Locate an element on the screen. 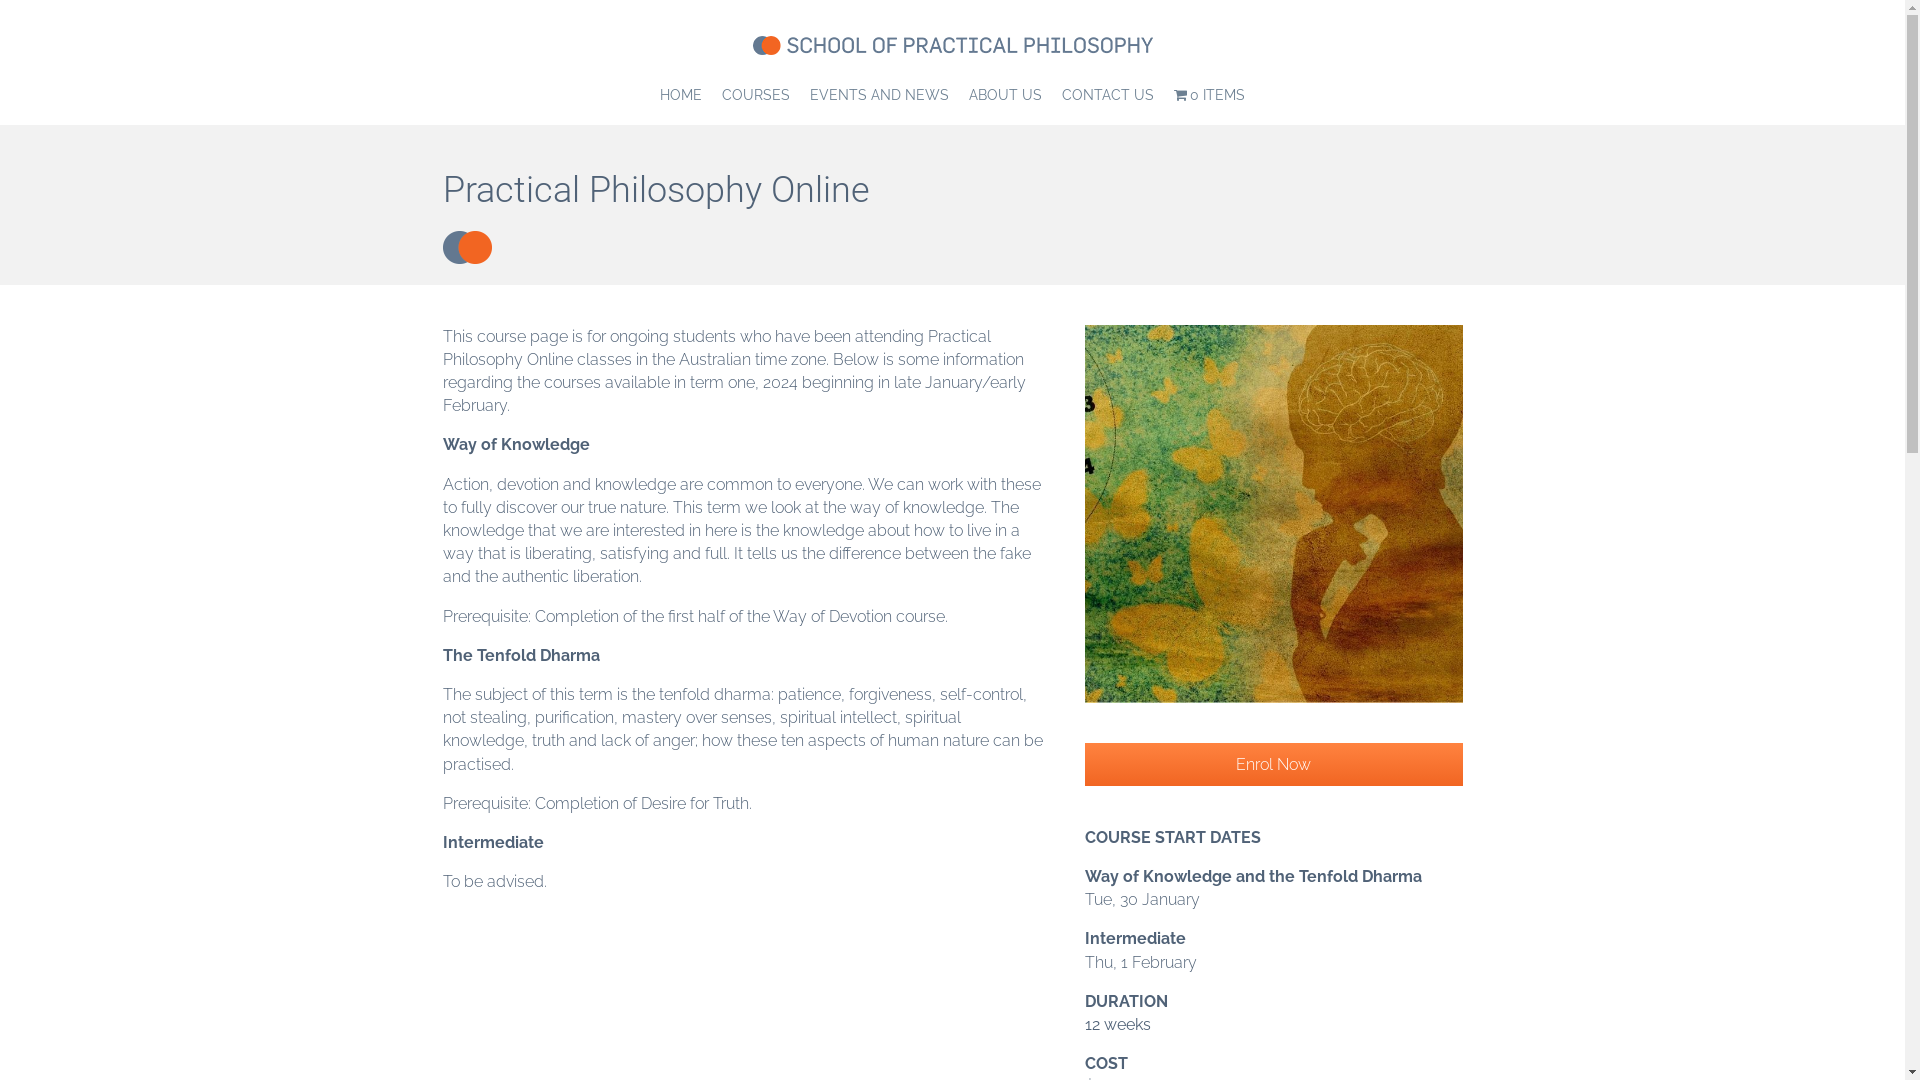 This screenshot has height=1080, width=1920. 'COURSES' is located at coordinates (755, 95).